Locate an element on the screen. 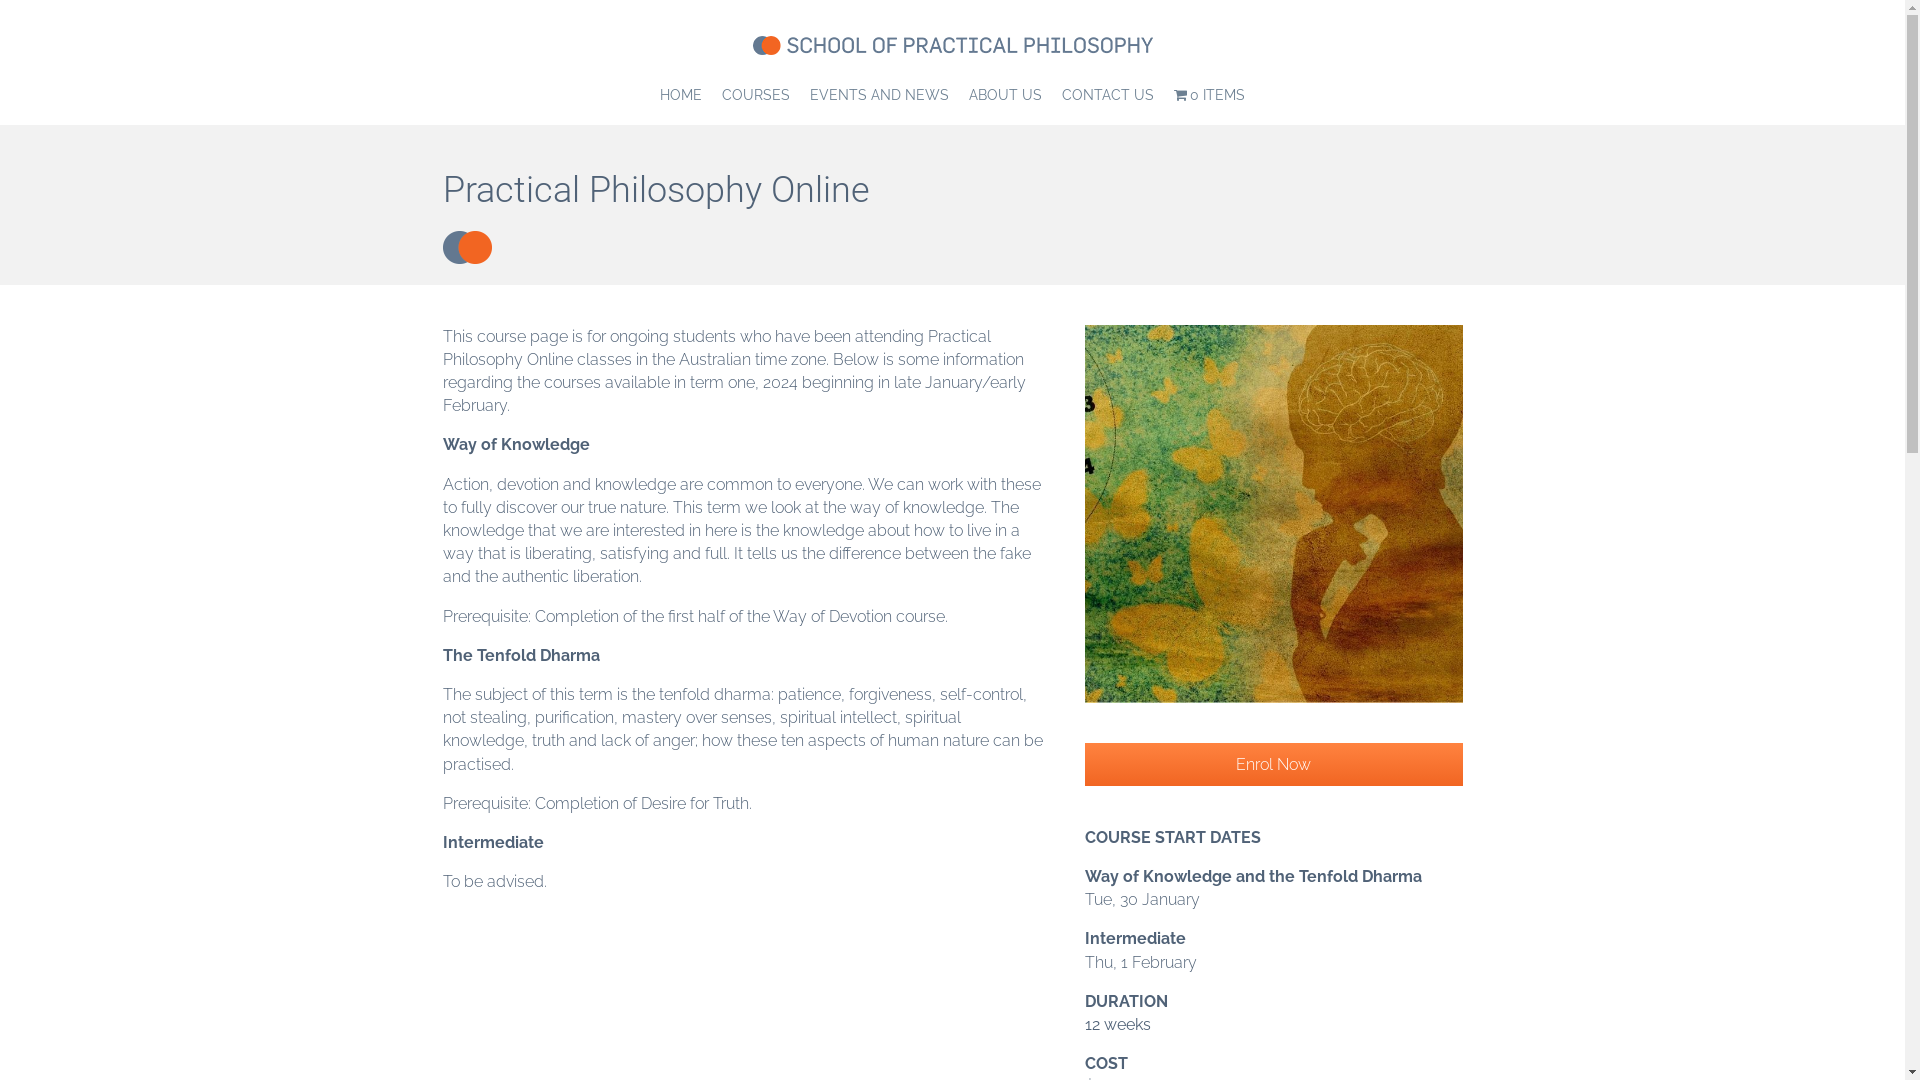 This screenshot has height=1080, width=1920. 'COURSES' is located at coordinates (755, 95).